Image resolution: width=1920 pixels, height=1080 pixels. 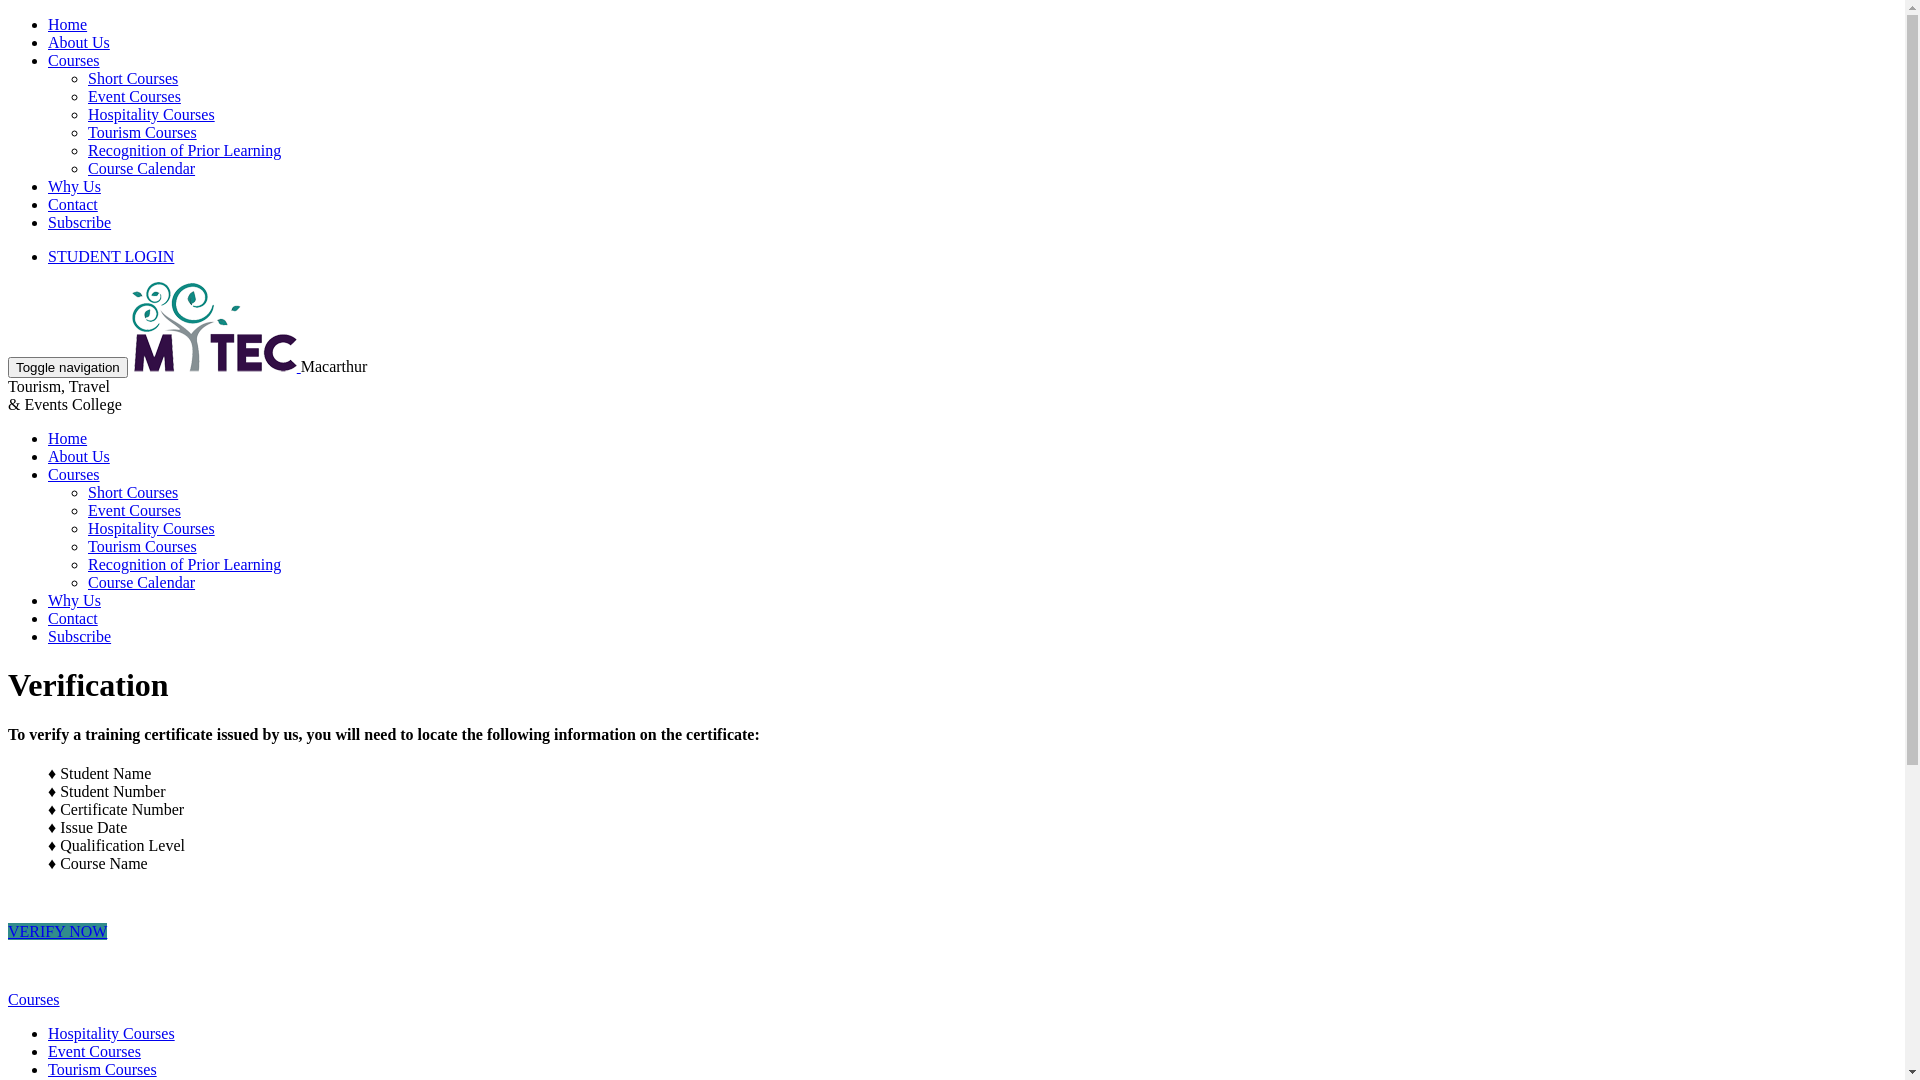 What do you see at coordinates (48, 636) in the screenshot?
I see `'Subscribe'` at bounding box center [48, 636].